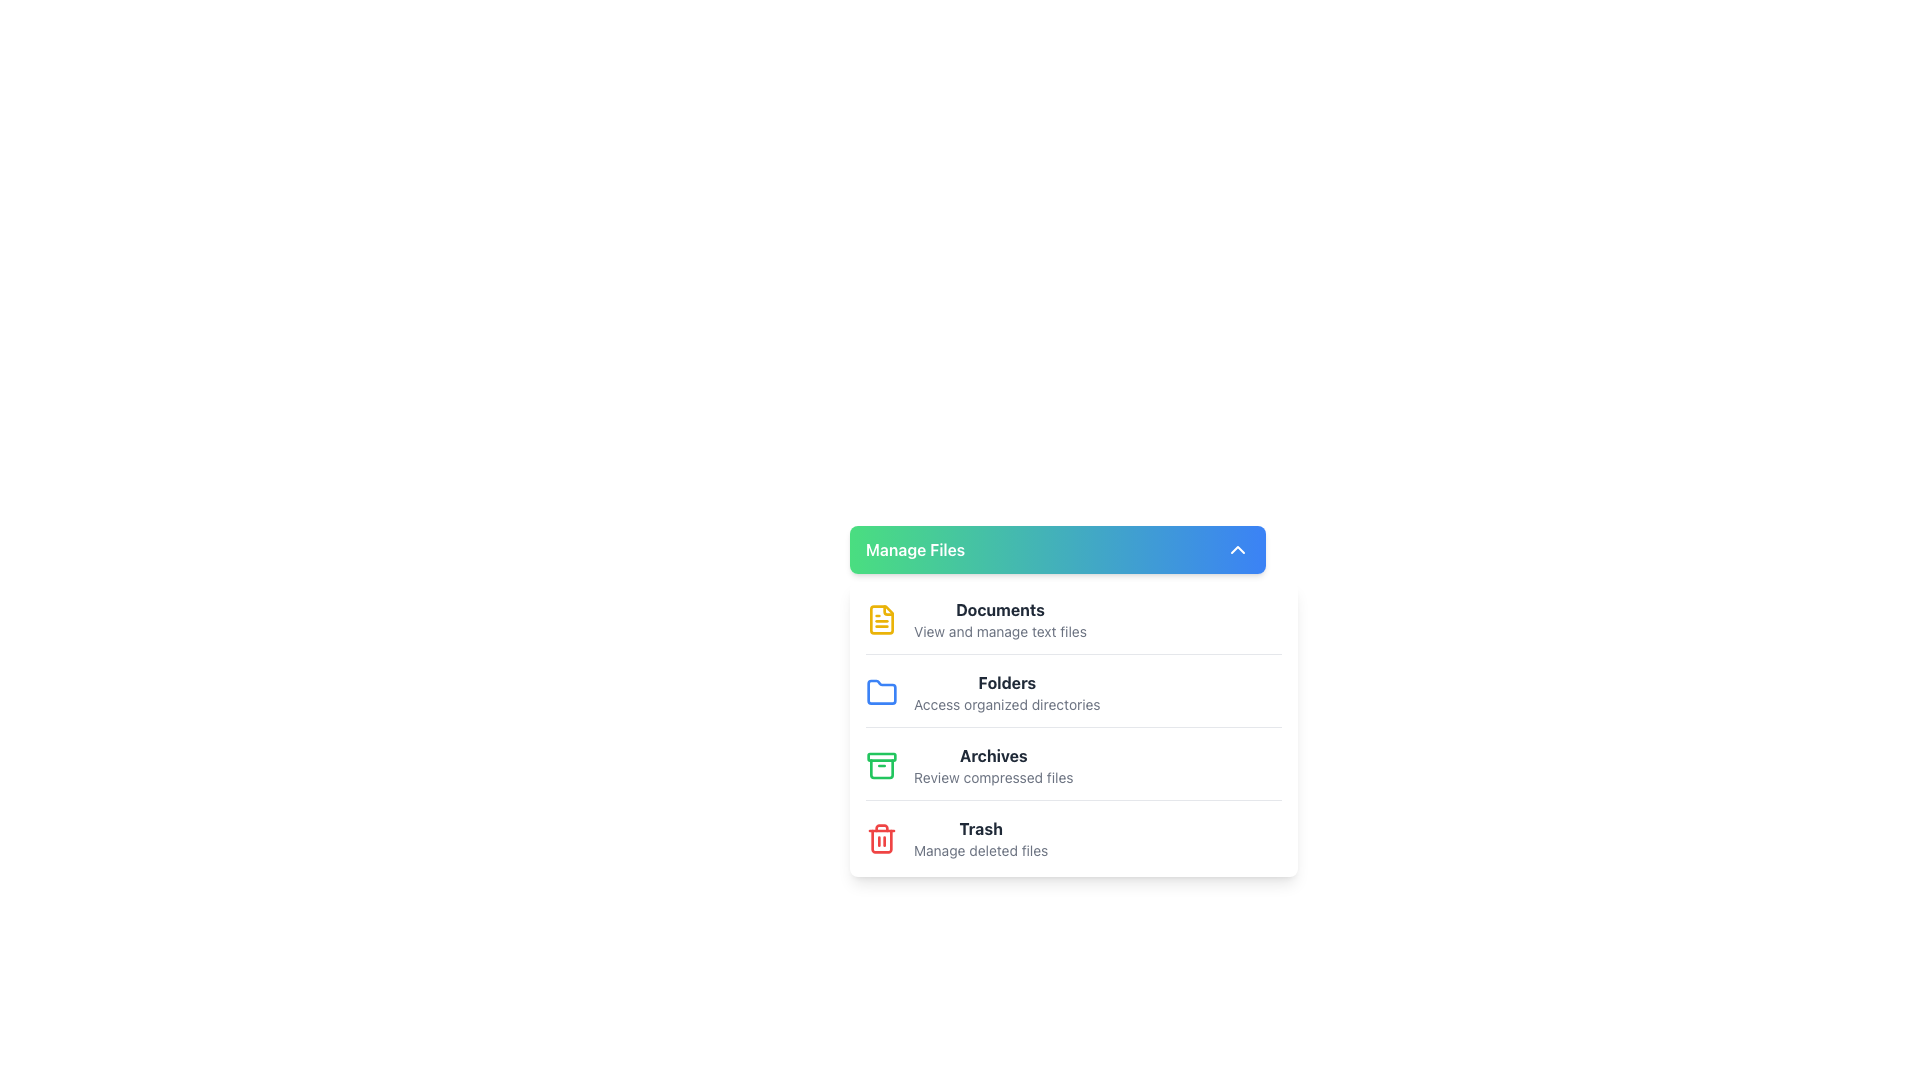  Describe the element at coordinates (881, 756) in the screenshot. I see `the decorative bar located at the top of the archives icon, which visually distinguishes it from other icons` at that location.